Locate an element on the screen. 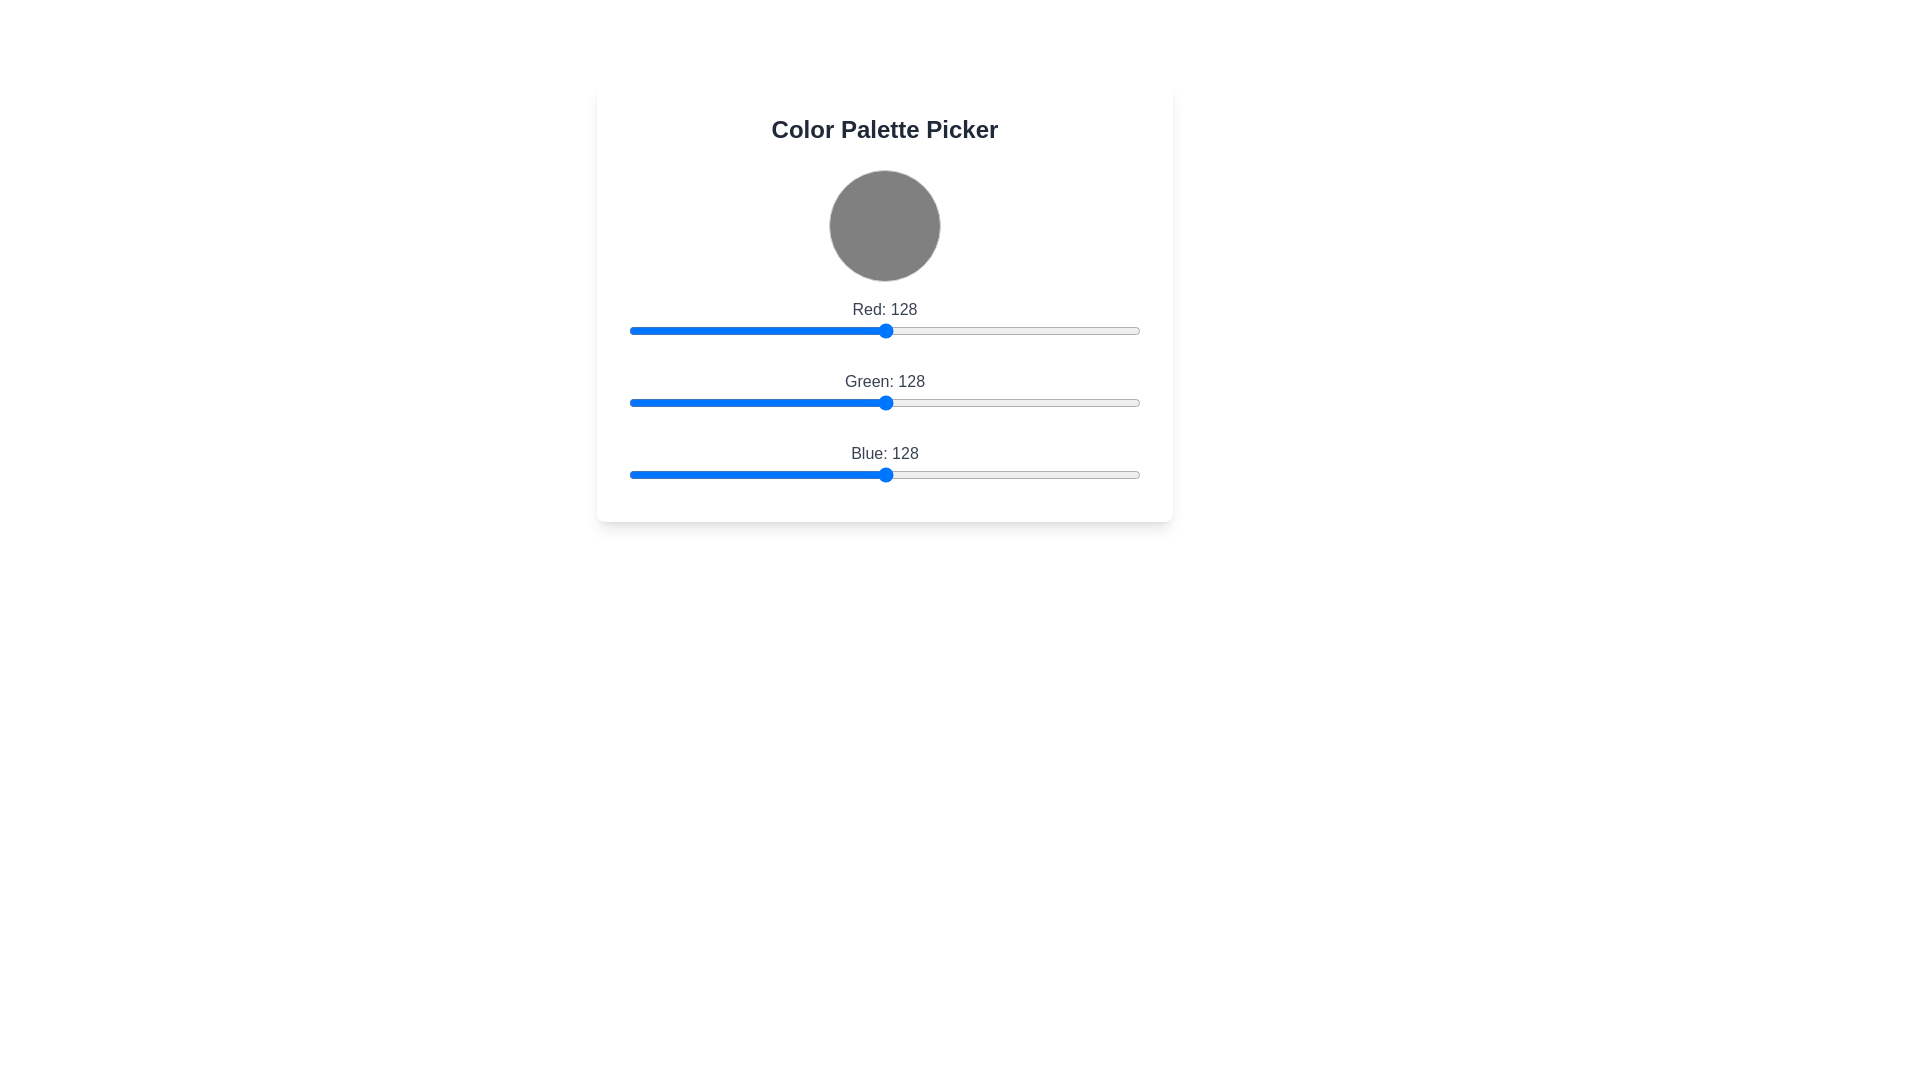  the green color value is located at coordinates (801, 402).